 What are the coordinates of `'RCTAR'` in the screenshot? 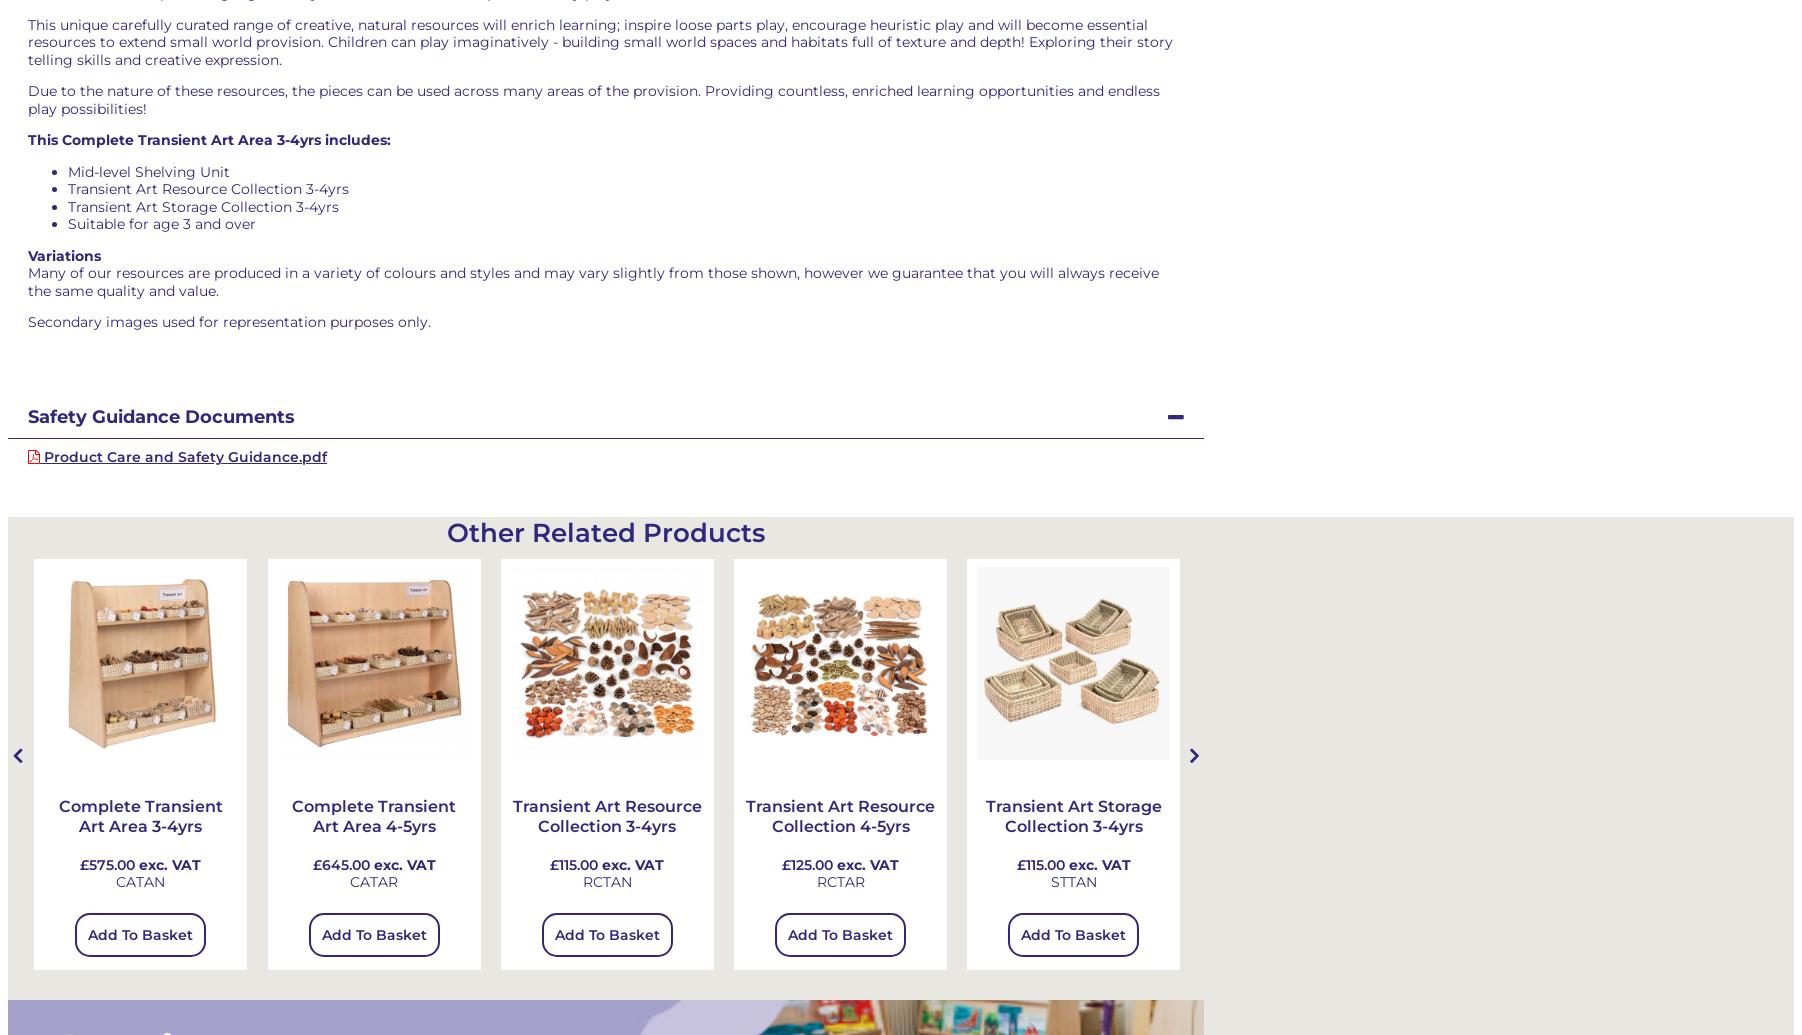 It's located at (839, 881).